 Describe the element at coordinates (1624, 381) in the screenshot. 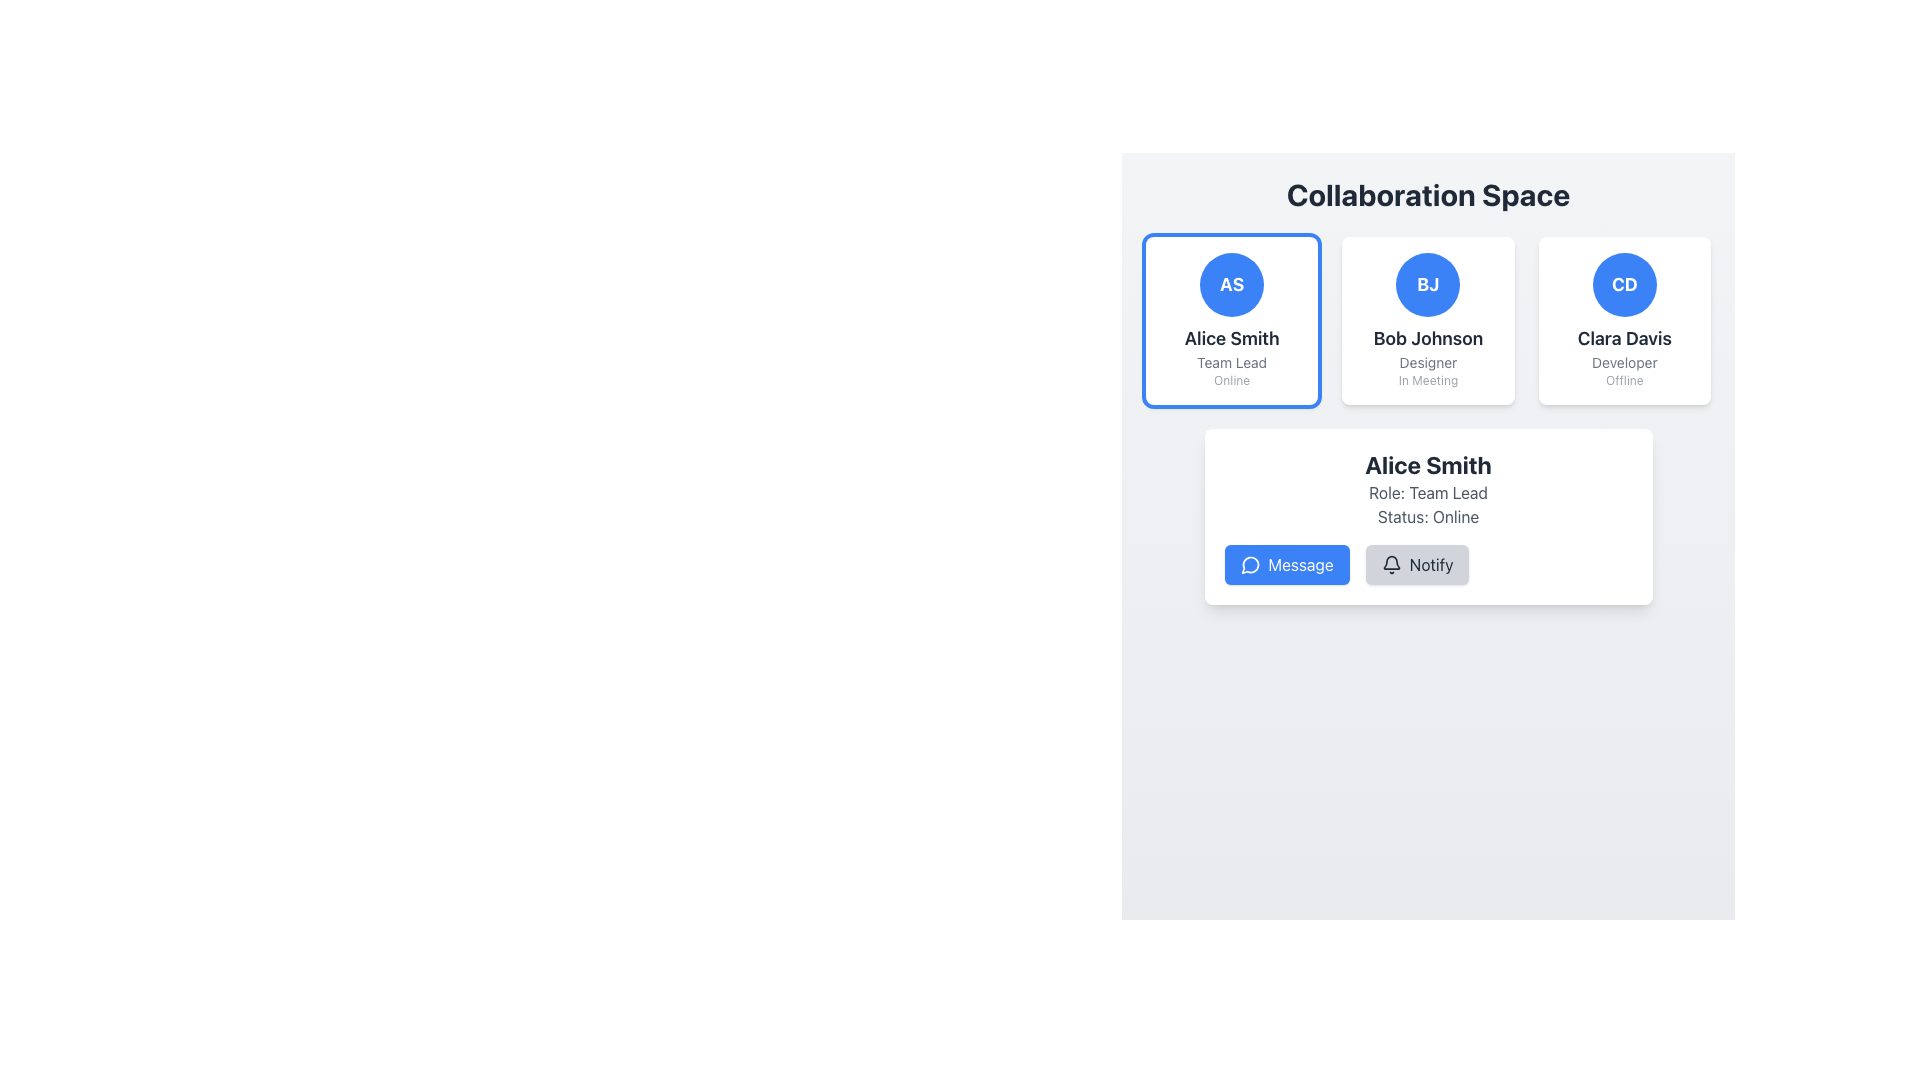

I see `the status of the 'Offline' text label located at the bottom of the profile card for Clara Davis in the 'Collaboration Space' section` at that location.